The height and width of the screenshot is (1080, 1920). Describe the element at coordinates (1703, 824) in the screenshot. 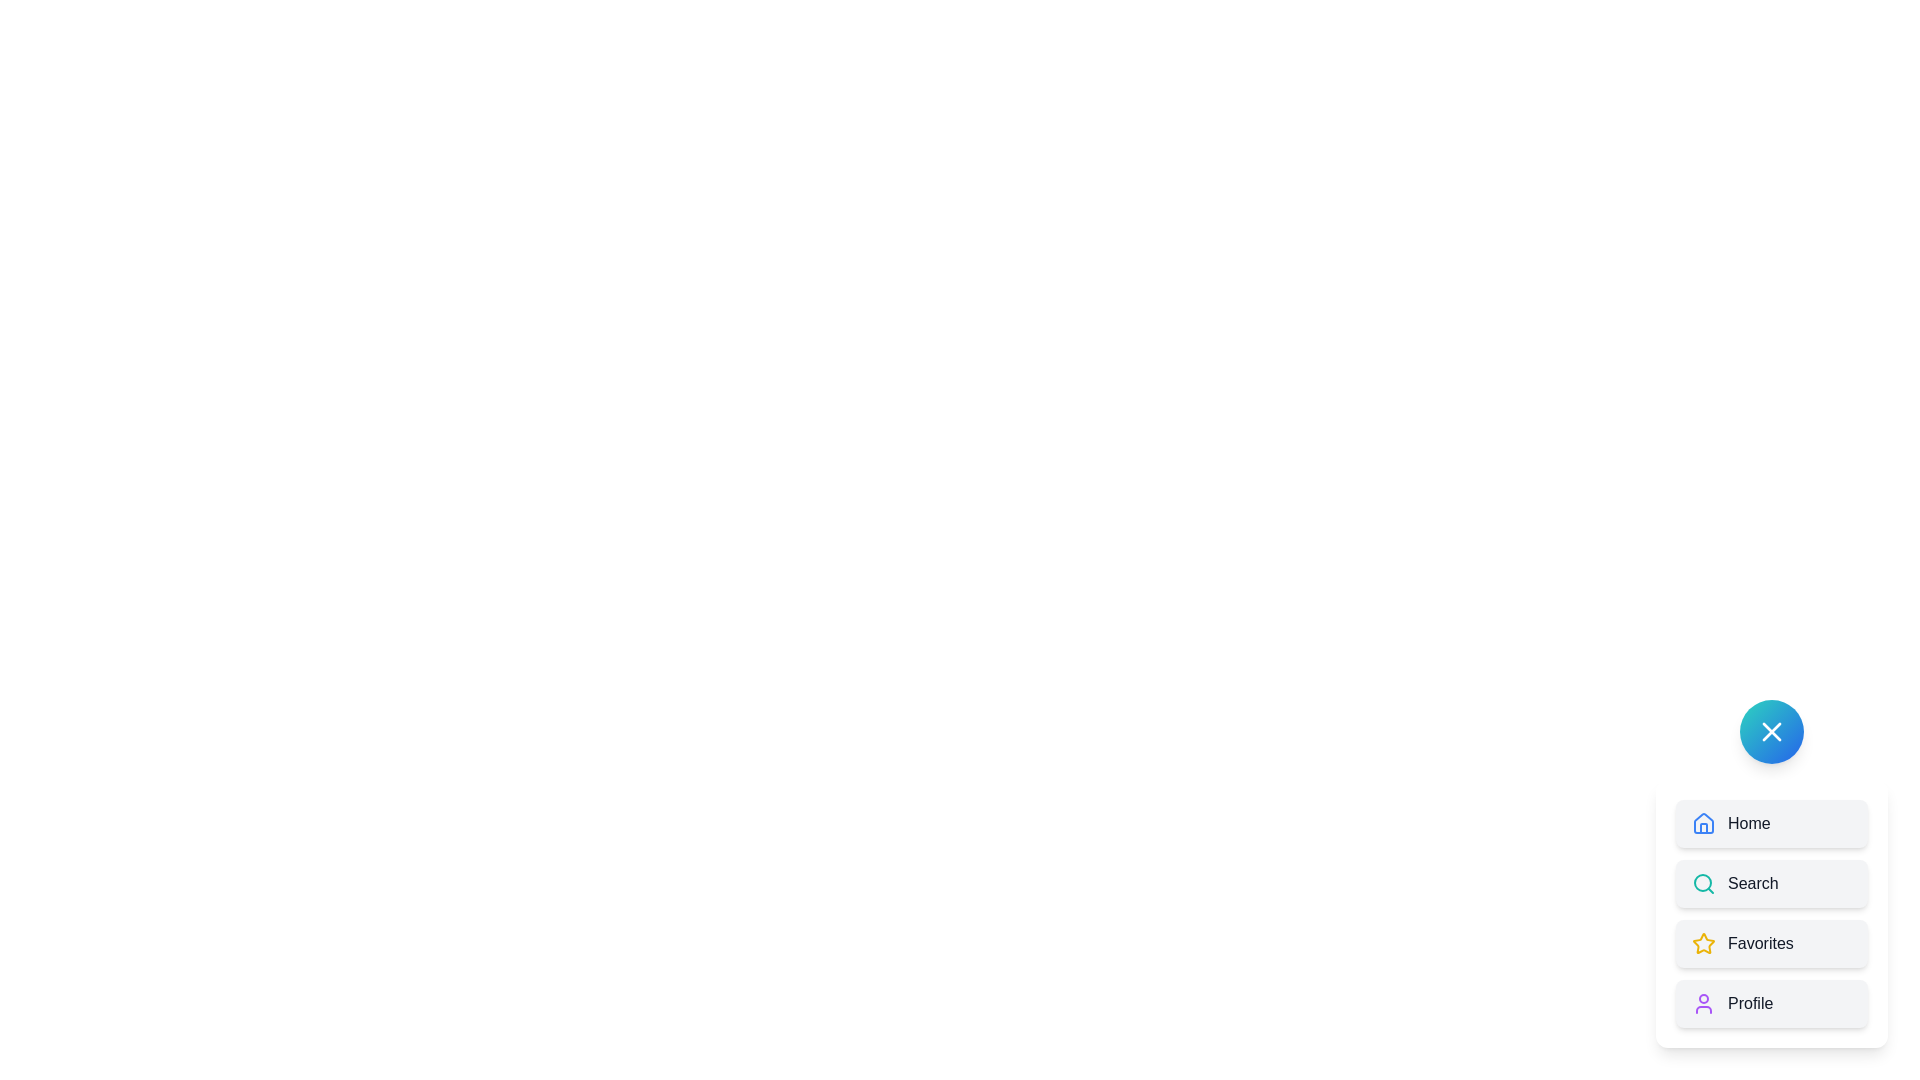

I see `the house icon with a blue outline indicating the 'Home' function, located in the bottom-right corner of the vertical navigation menu` at that location.